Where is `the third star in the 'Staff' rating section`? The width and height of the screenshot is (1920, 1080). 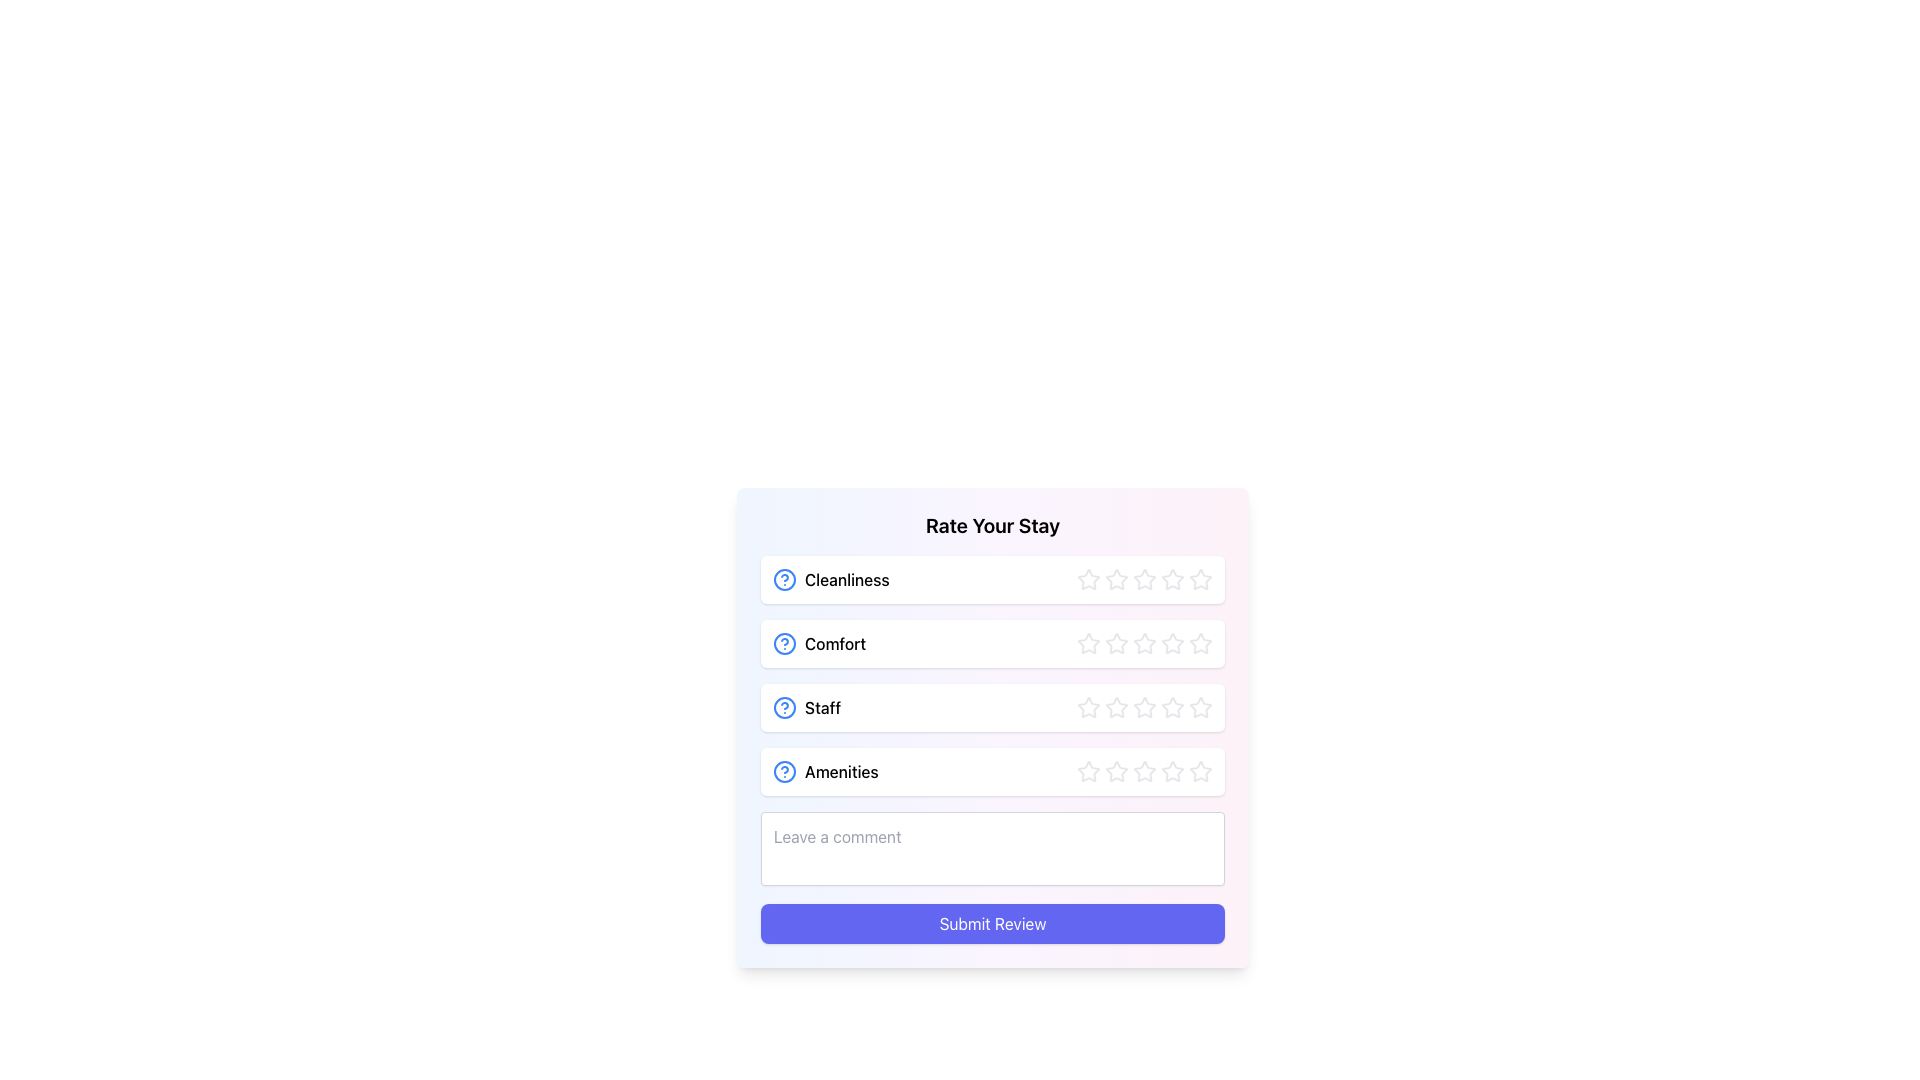 the third star in the 'Staff' rating section is located at coordinates (1145, 707).